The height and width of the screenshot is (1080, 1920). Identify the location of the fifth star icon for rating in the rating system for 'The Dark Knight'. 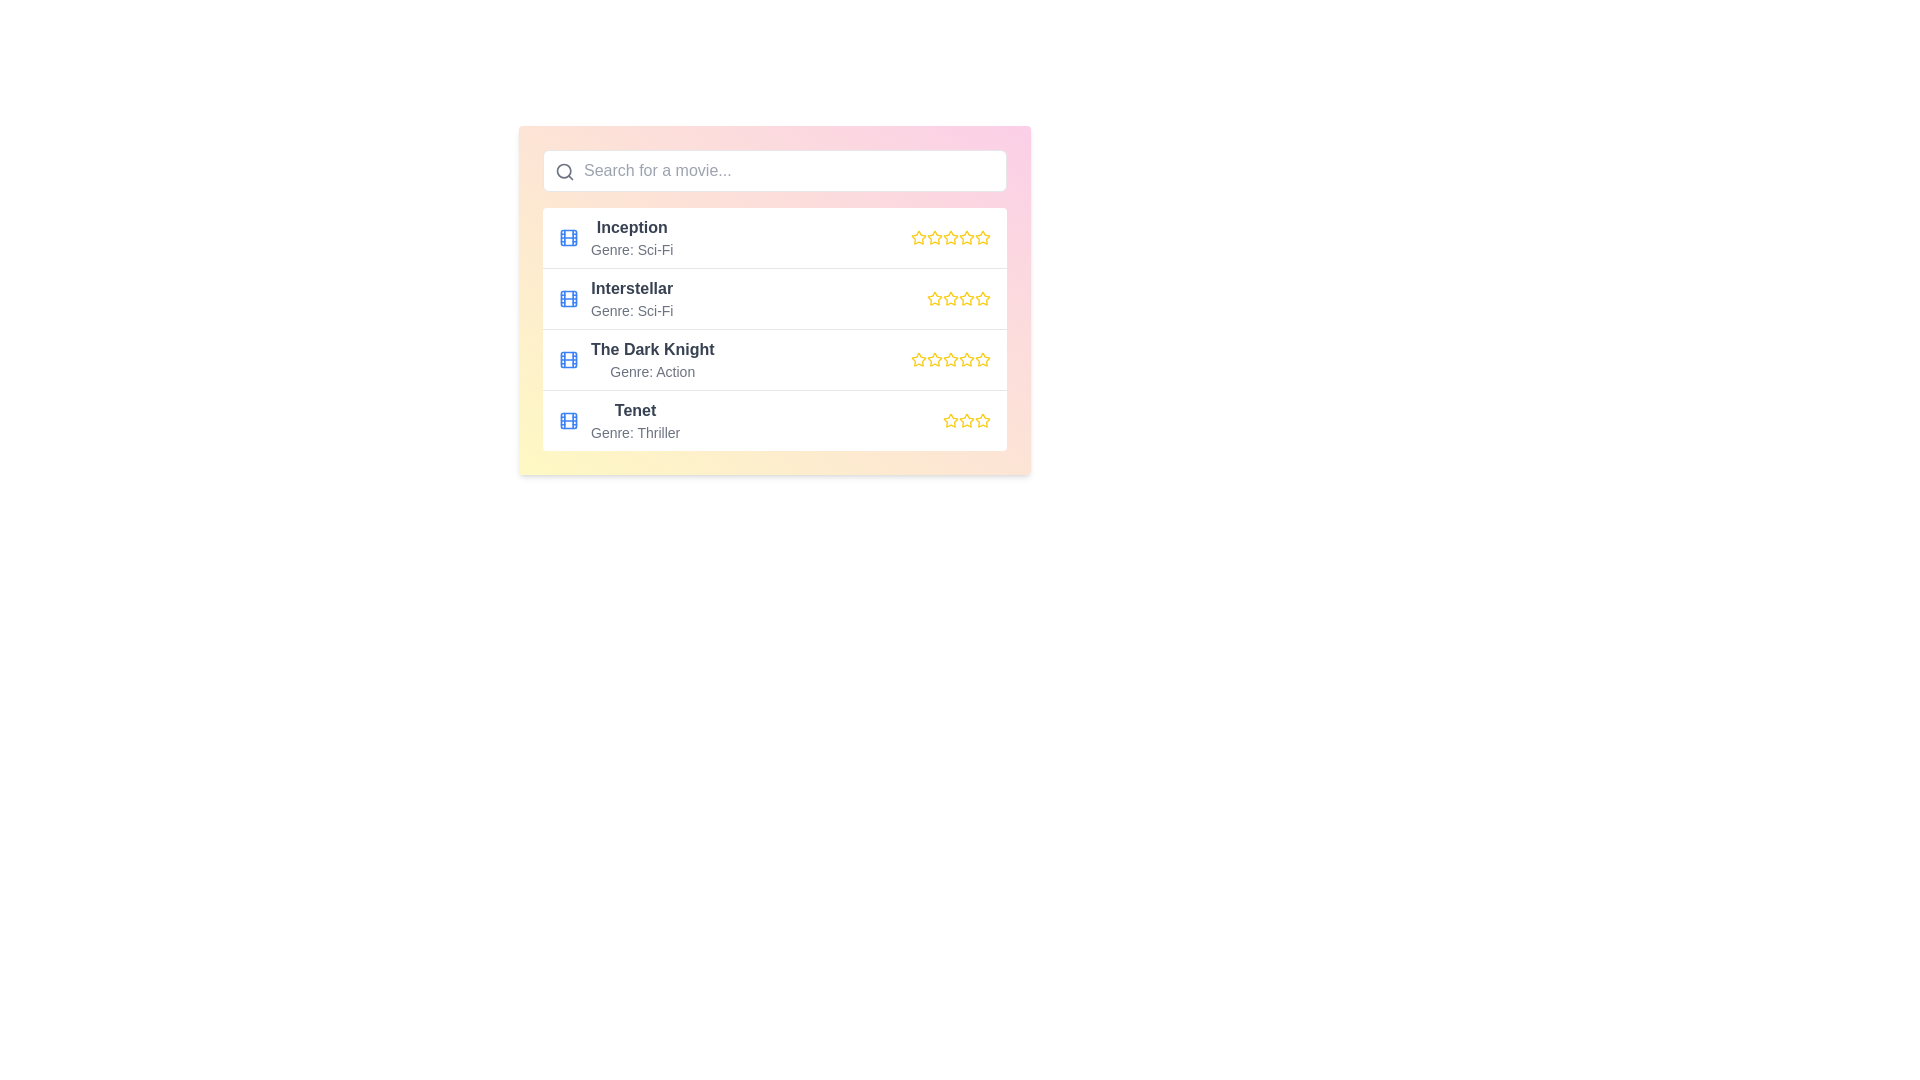
(983, 358).